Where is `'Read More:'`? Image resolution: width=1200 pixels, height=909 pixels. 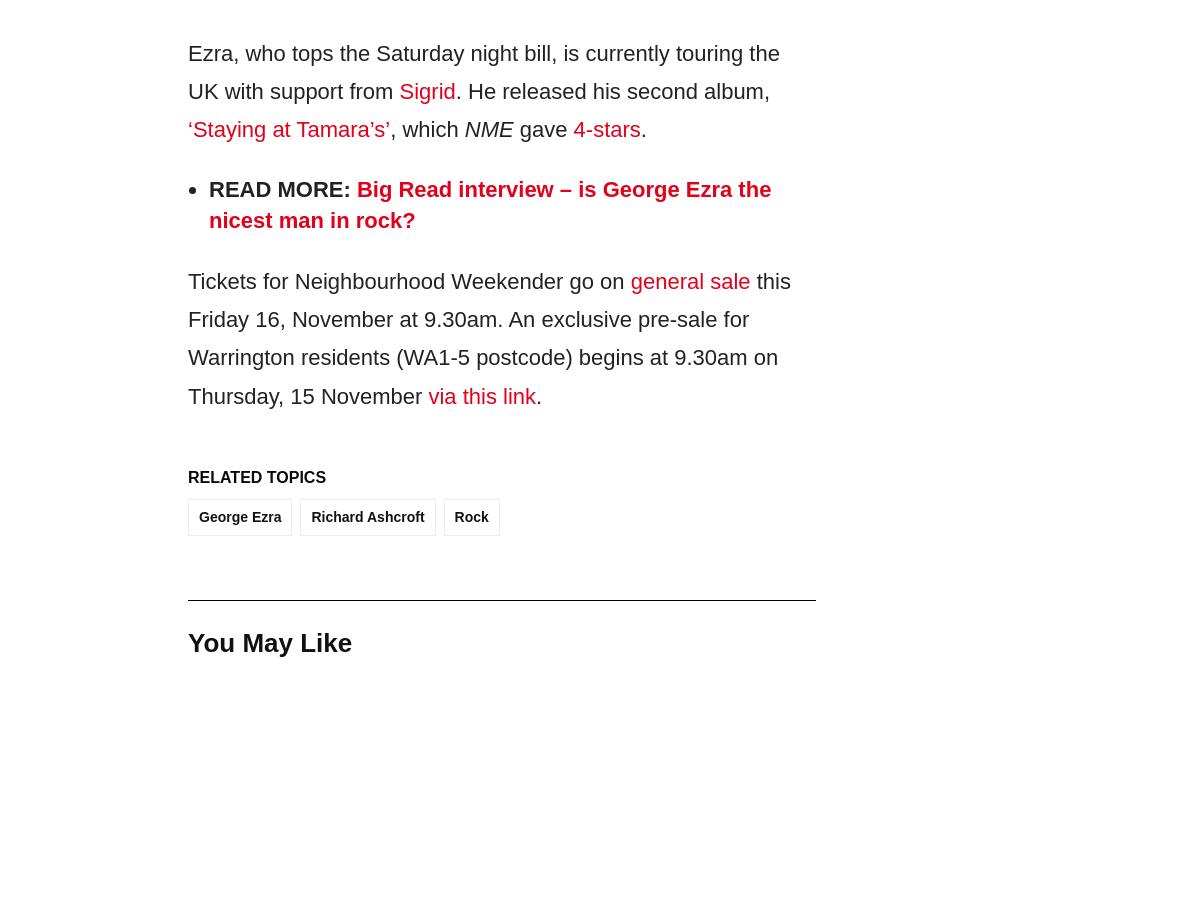 'Read More:' is located at coordinates (278, 189).